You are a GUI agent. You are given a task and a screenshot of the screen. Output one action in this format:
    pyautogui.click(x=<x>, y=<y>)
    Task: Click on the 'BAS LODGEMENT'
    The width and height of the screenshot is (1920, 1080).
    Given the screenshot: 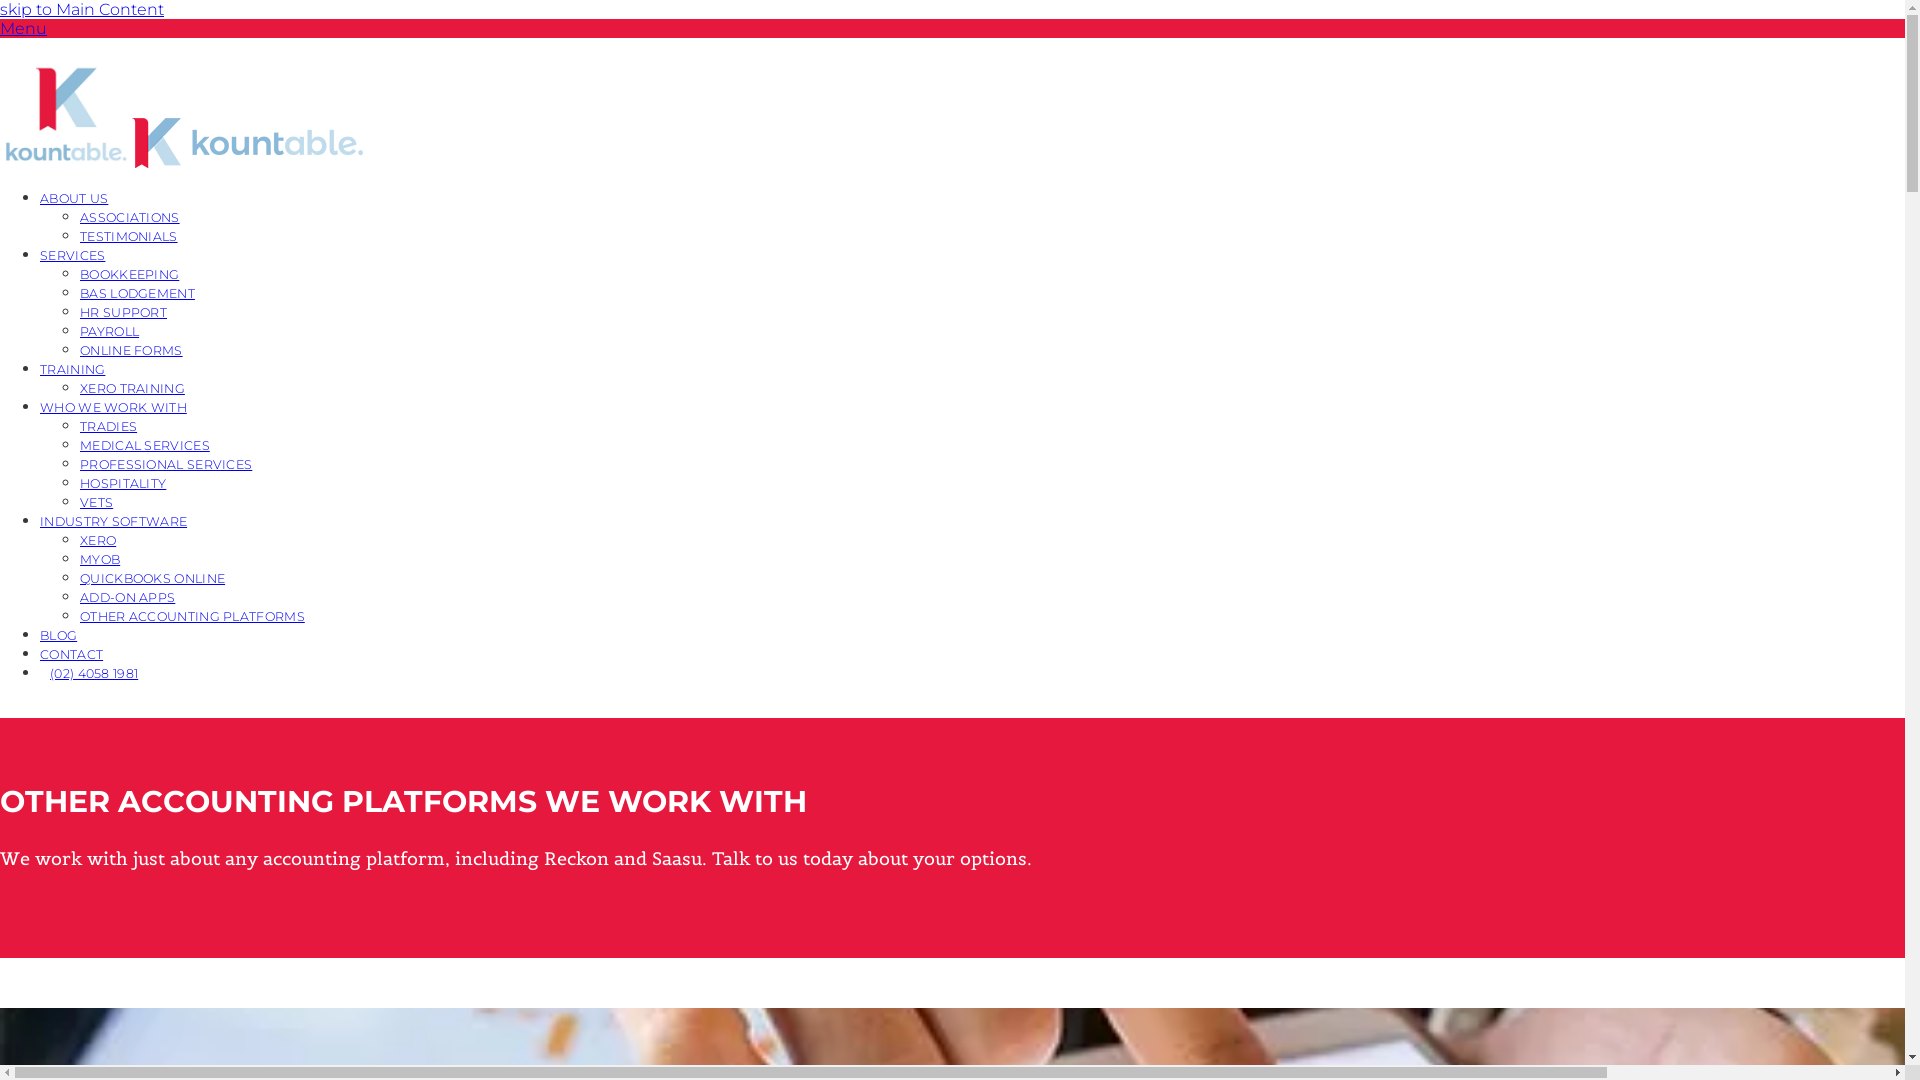 What is the action you would take?
    pyautogui.click(x=136, y=292)
    